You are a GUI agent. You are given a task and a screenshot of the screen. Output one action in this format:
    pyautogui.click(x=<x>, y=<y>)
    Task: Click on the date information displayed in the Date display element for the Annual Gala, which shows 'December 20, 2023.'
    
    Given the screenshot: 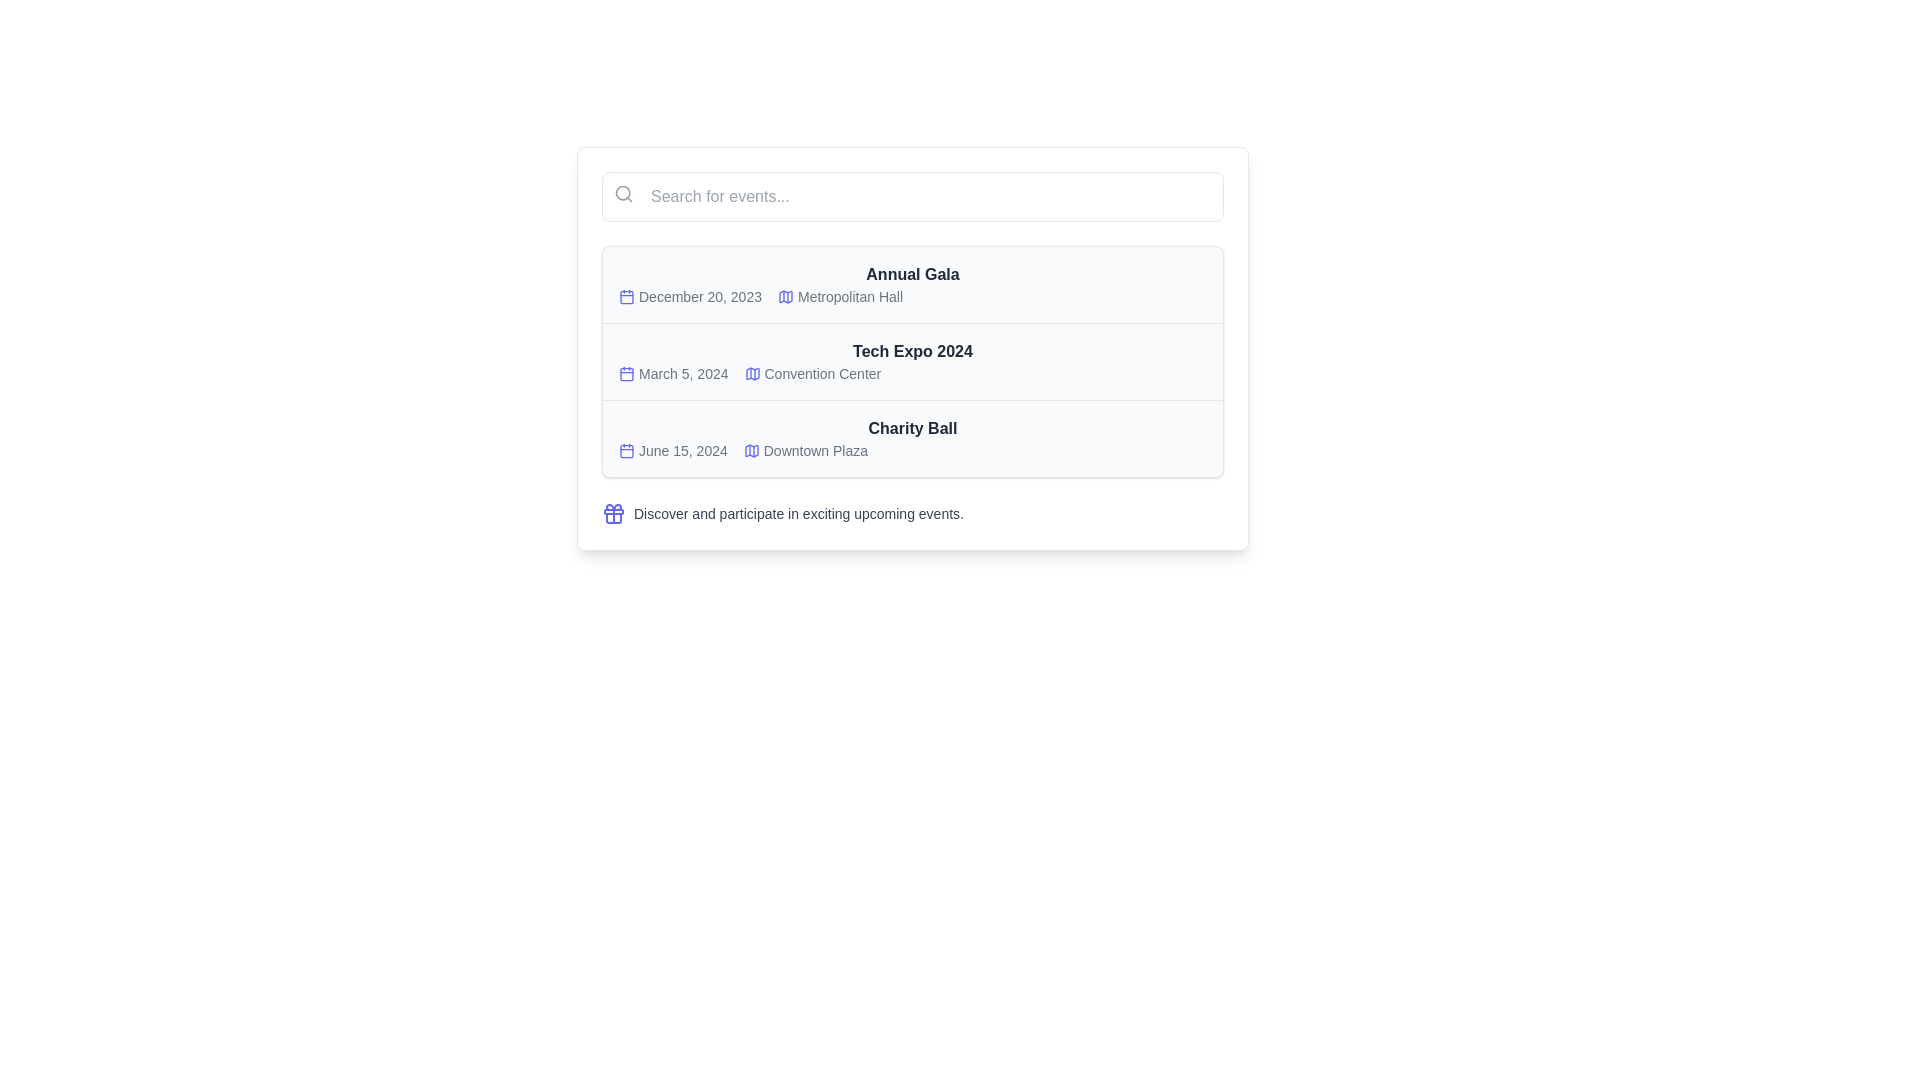 What is the action you would take?
    pyautogui.click(x=690, y=297)
    